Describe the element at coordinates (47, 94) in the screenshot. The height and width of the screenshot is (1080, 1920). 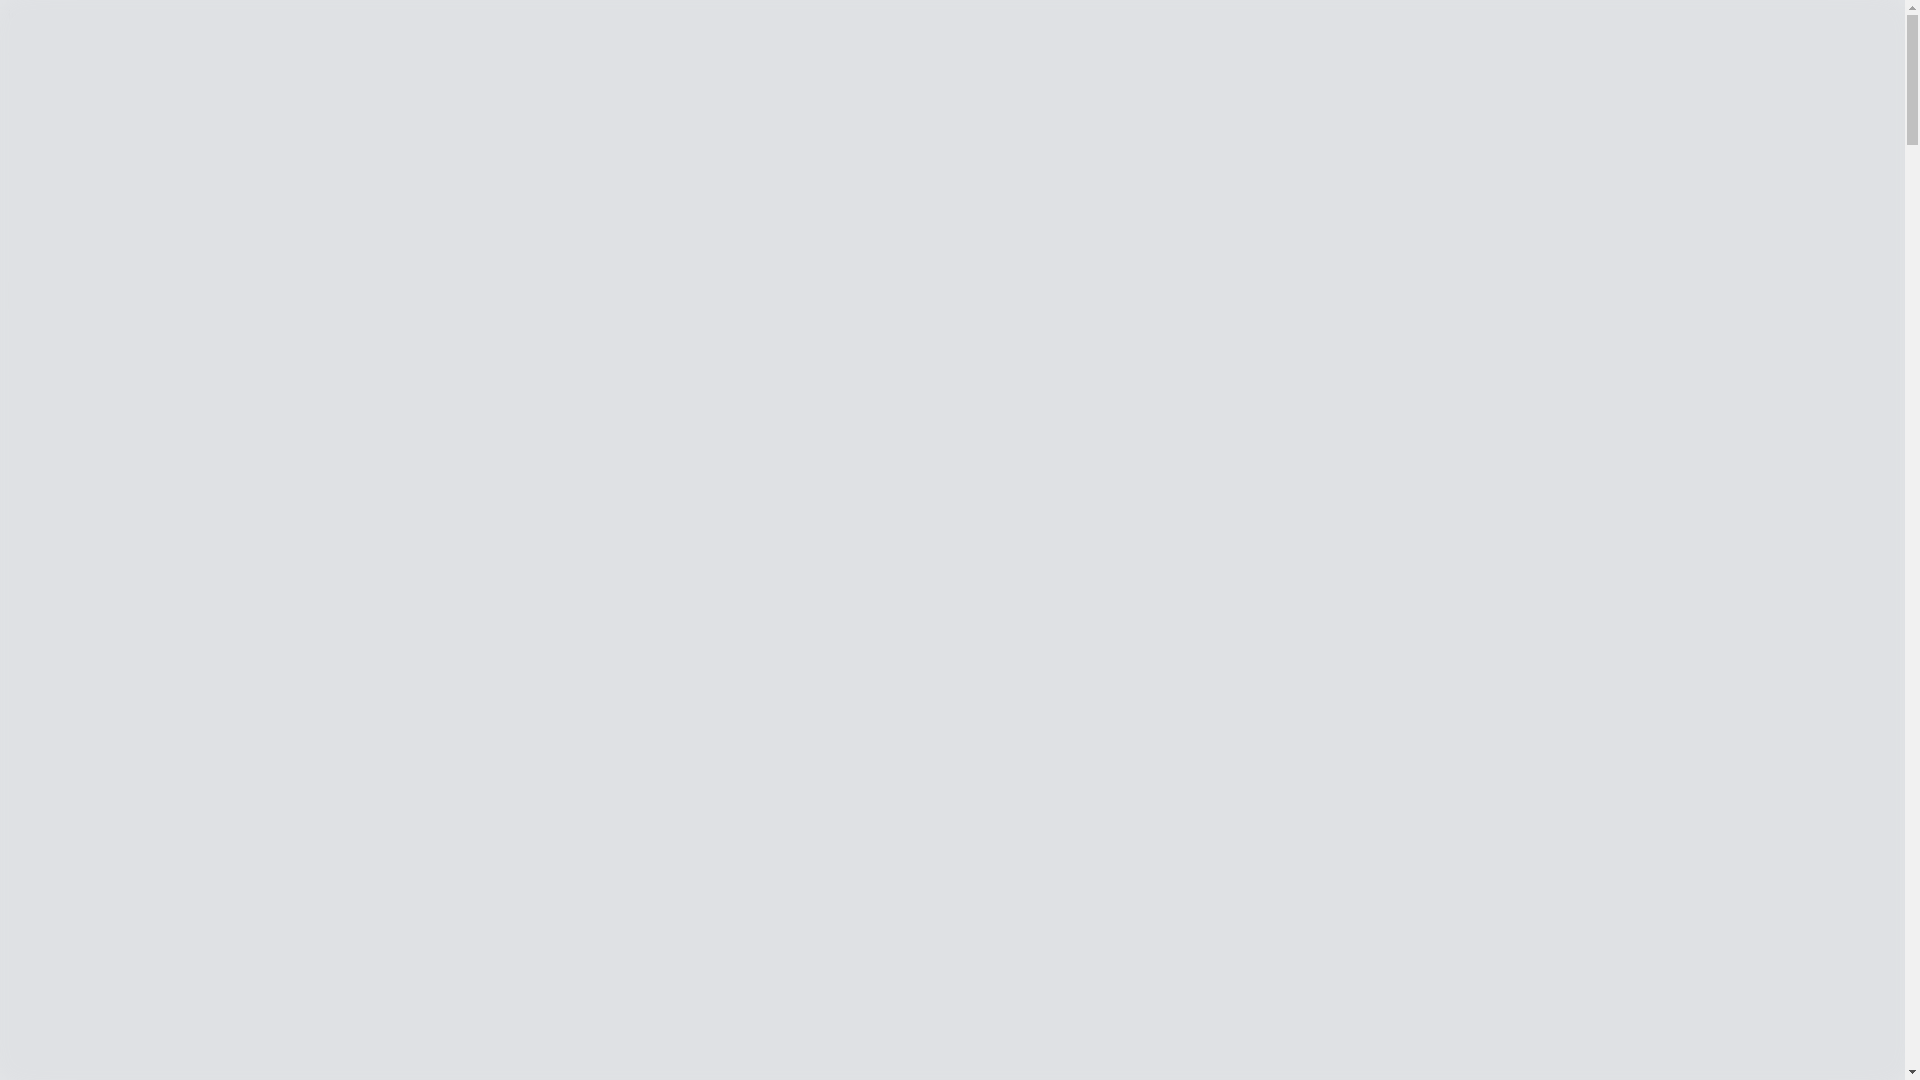
I see `'Enter Now'` at that location.